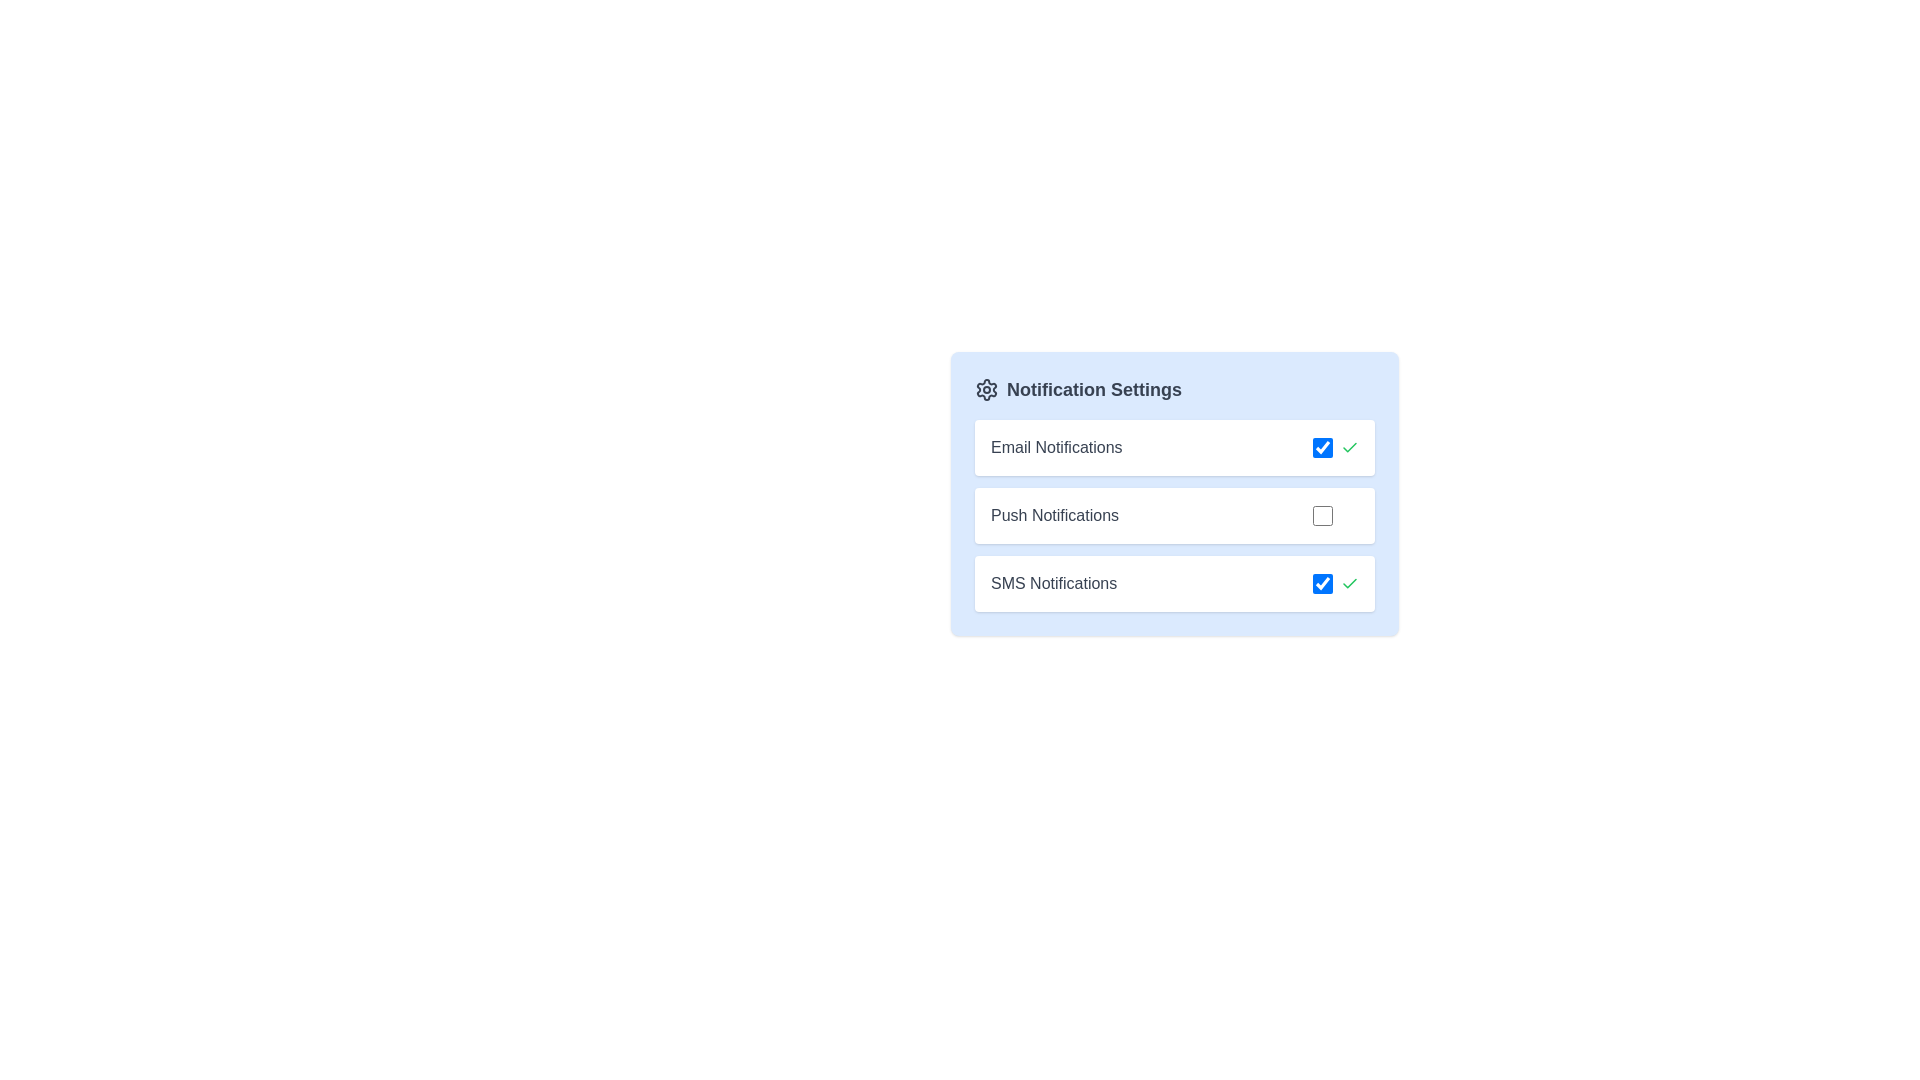  I want to click on the 'Push Notifications' static text label, which is displayed in medium gray with a bold font, located in the 'Notification Settings' panel, so click(1054, 515).